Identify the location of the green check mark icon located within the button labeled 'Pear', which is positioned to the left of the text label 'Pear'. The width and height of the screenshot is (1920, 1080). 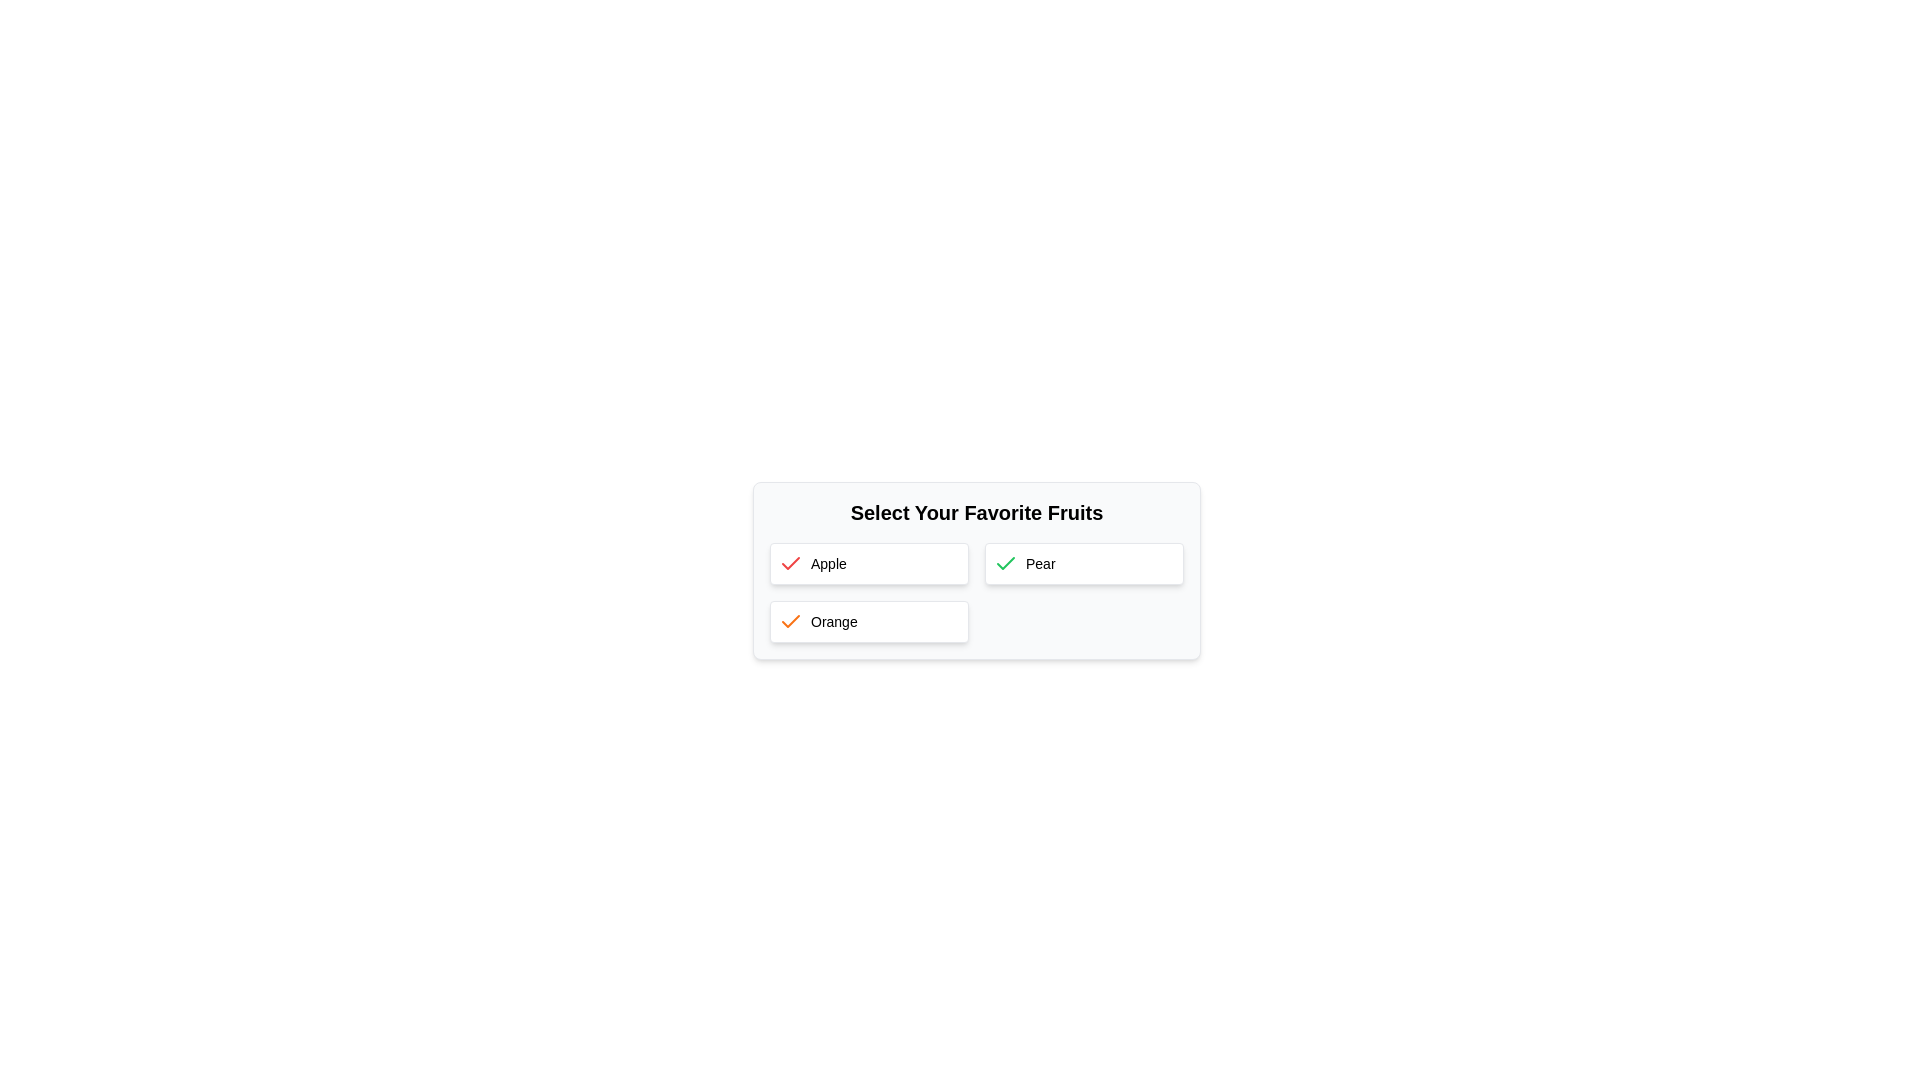
(1006, 563).